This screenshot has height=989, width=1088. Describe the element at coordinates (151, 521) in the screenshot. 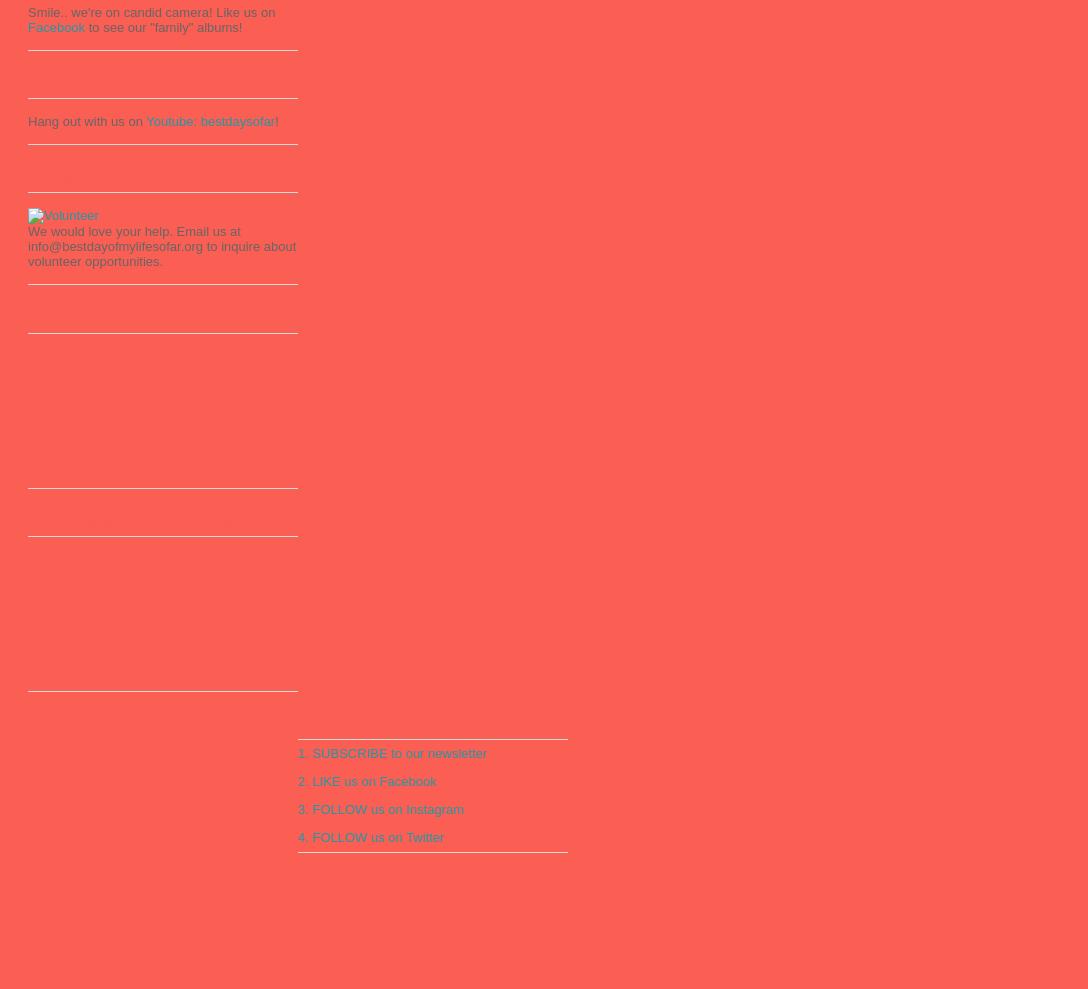

I see `'Playlist - Families' and Readers' Responses'` at that location.